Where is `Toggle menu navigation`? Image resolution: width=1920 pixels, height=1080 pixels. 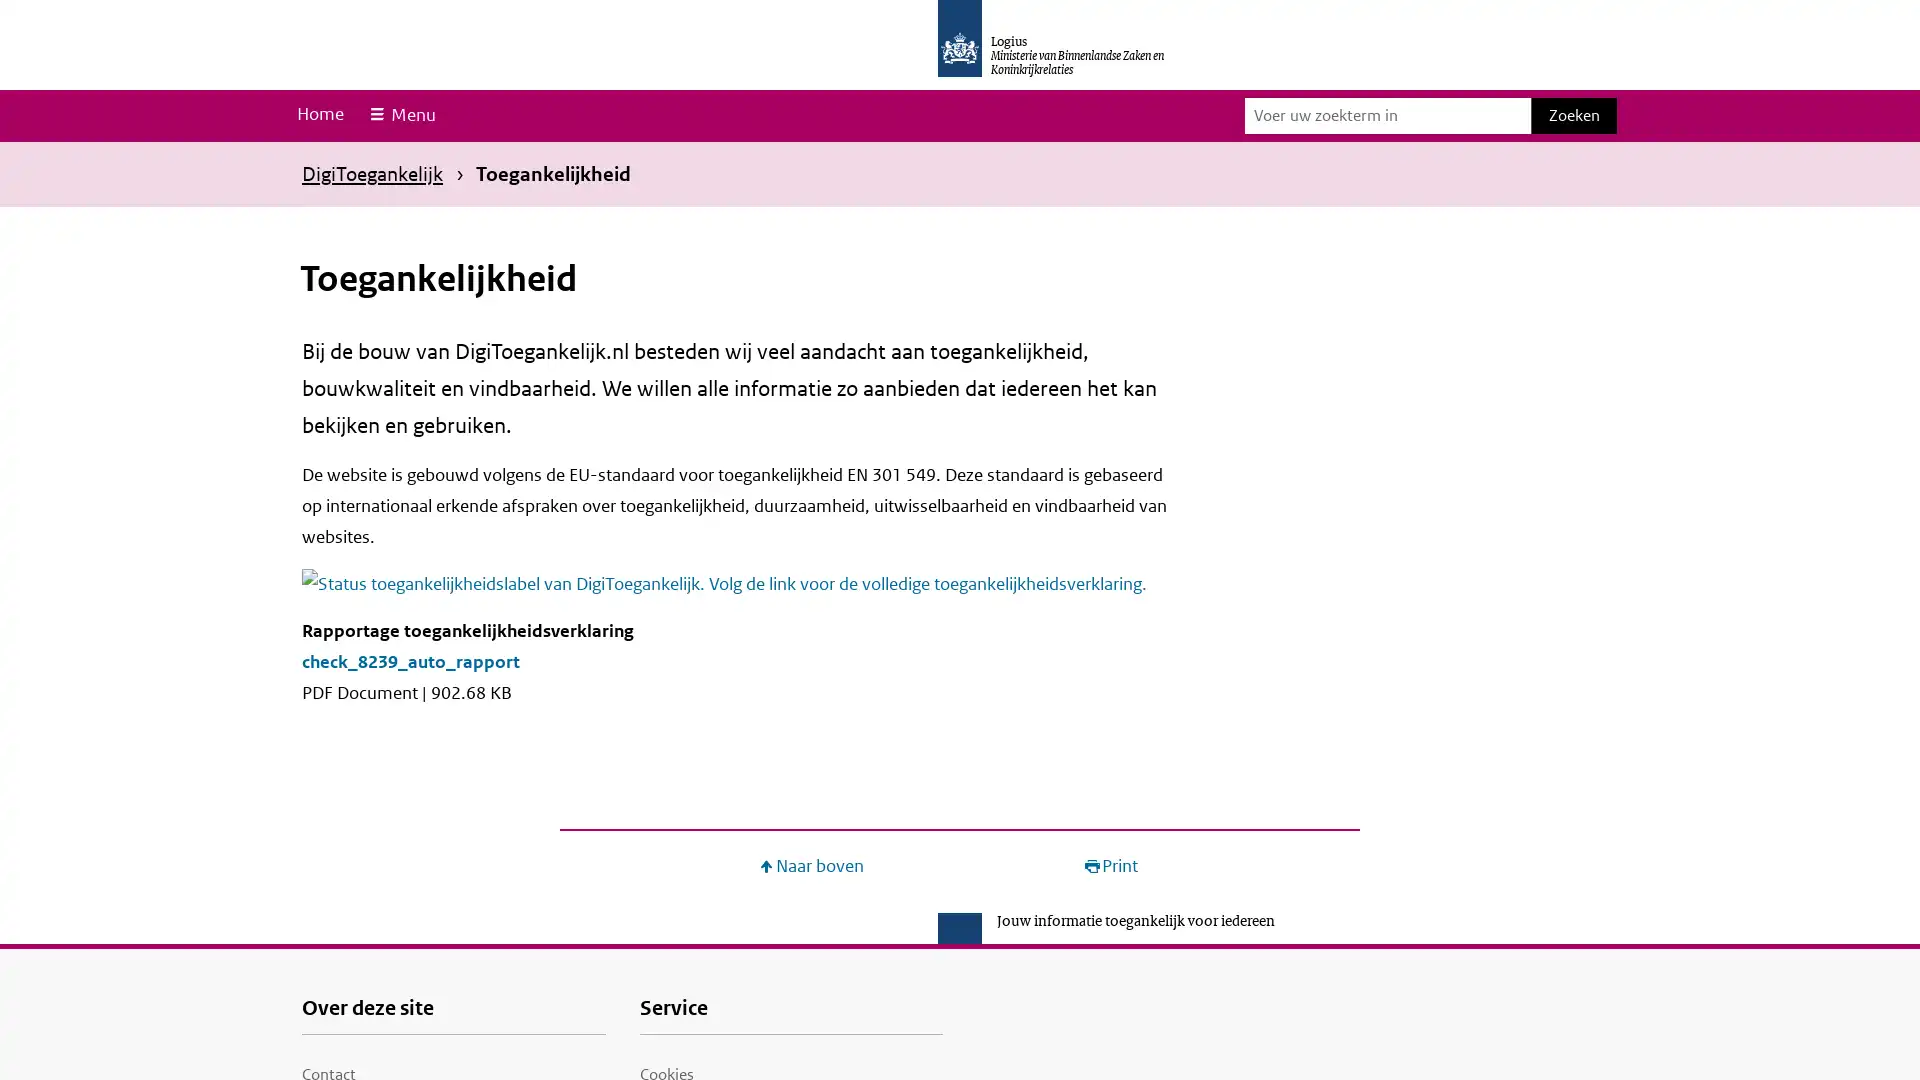 Toggle menu navigation is located at coordinates (400, 115).